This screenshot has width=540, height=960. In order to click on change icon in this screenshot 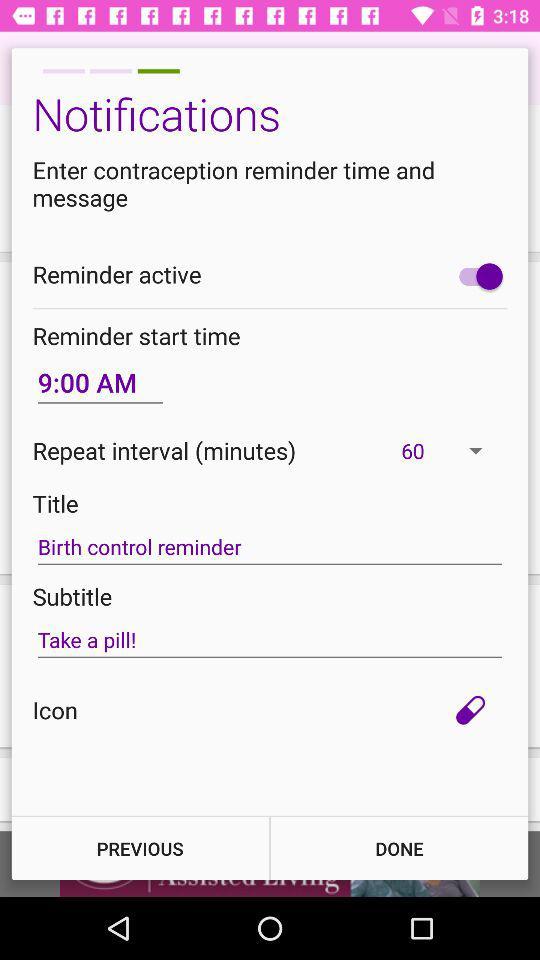, I will do `click(470, 710)`.